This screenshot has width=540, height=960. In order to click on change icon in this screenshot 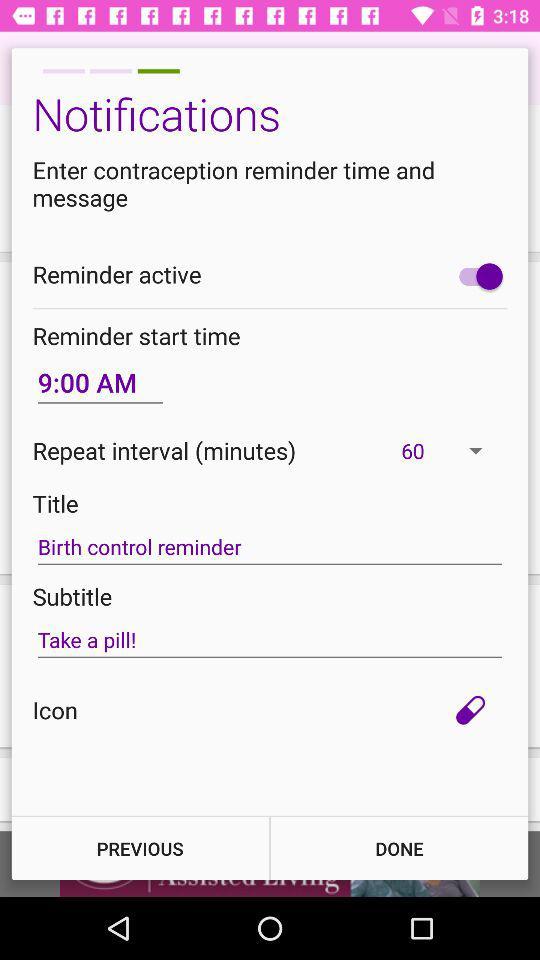, I will do `click(470, 710)`.